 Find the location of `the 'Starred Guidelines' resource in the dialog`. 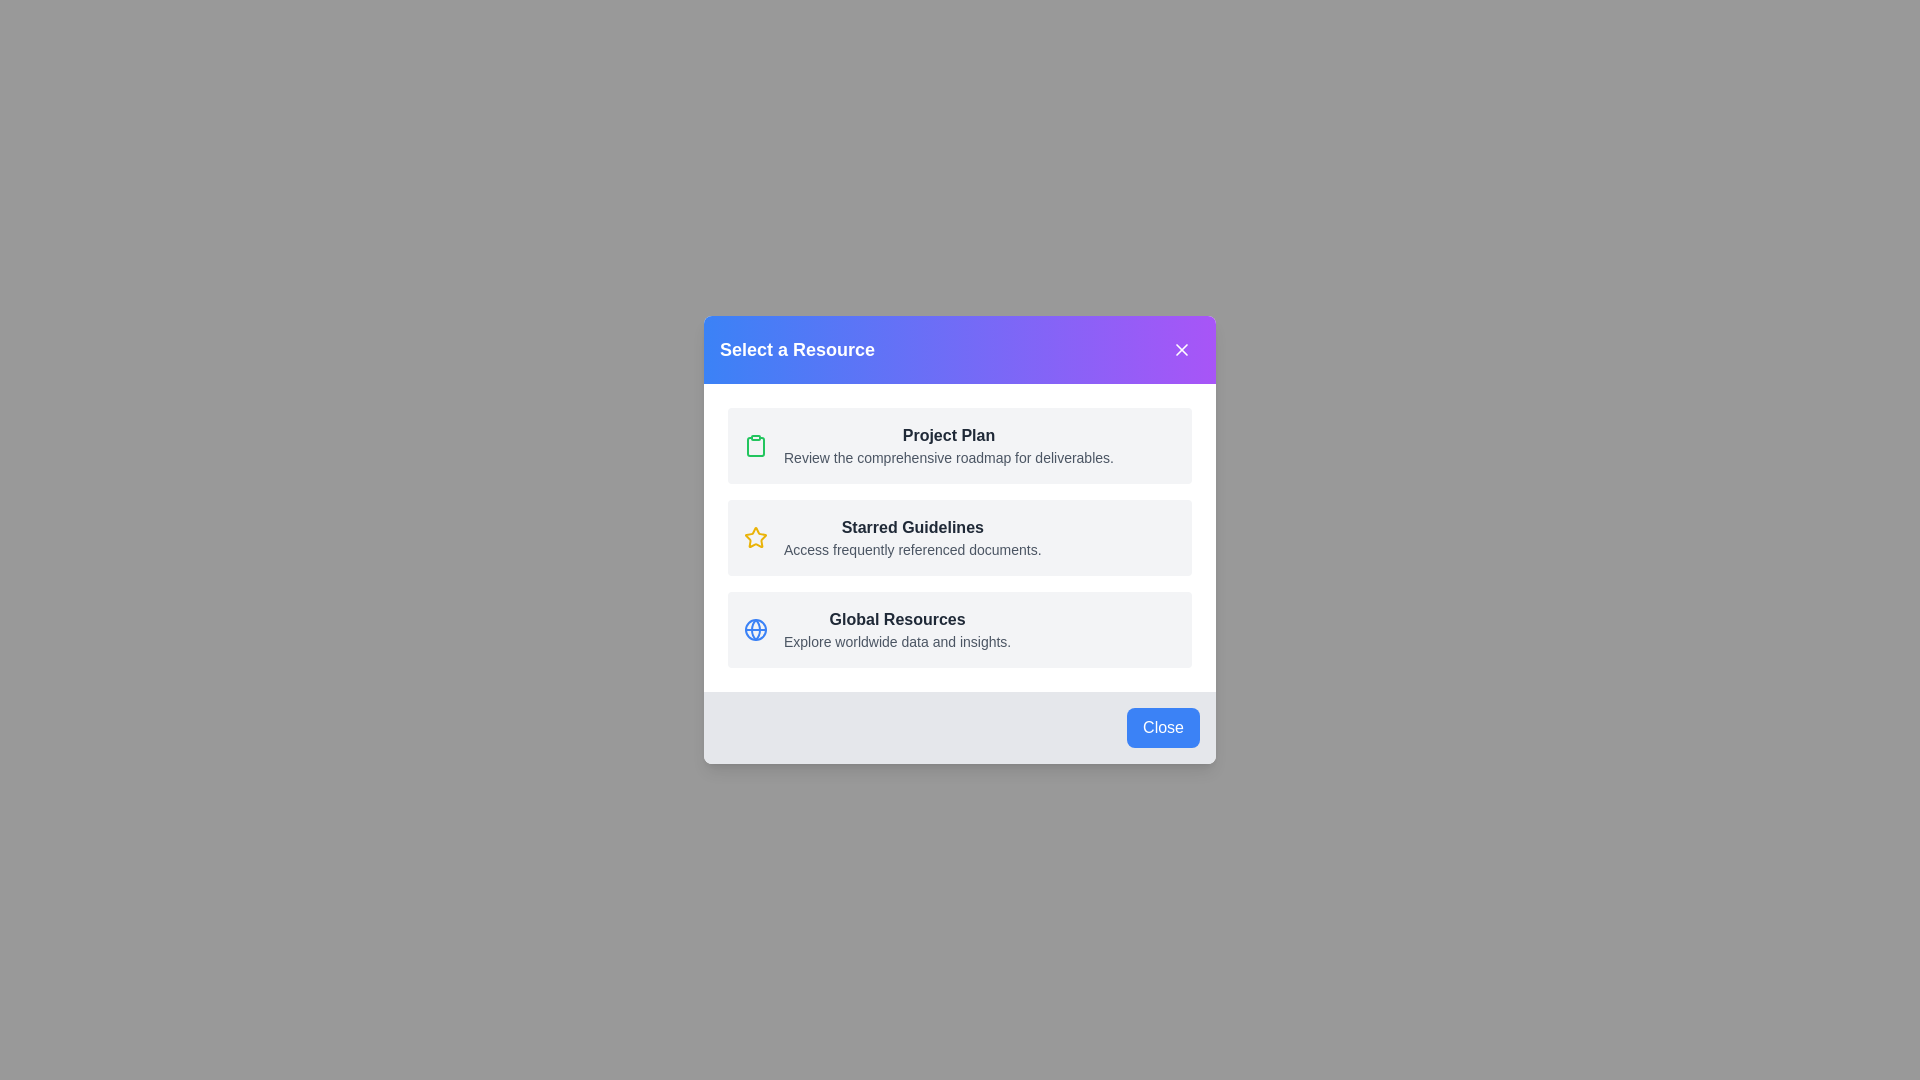

the 'Starred Guidelines' resource in the dialog is located at coordinates (960, 536).